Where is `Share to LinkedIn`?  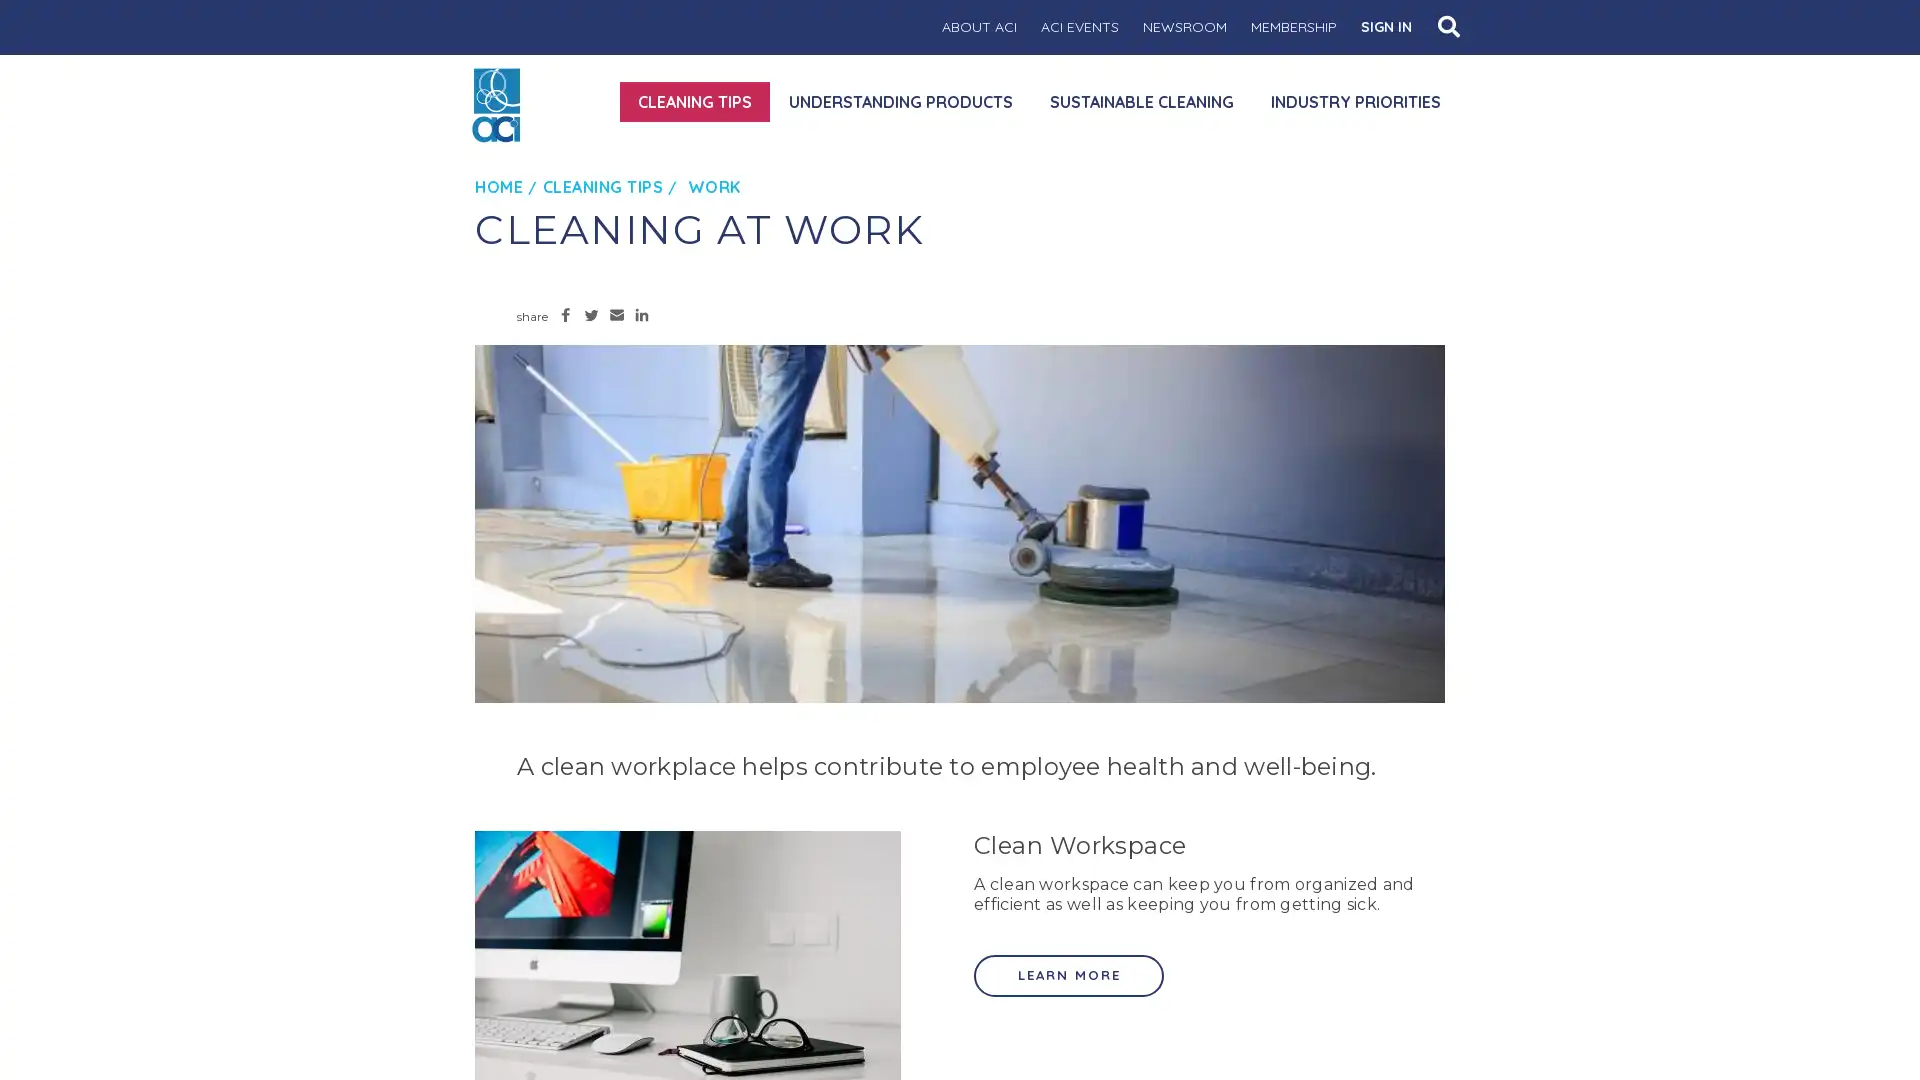
Share to LinkedIn is located at coordinates (636, 315).